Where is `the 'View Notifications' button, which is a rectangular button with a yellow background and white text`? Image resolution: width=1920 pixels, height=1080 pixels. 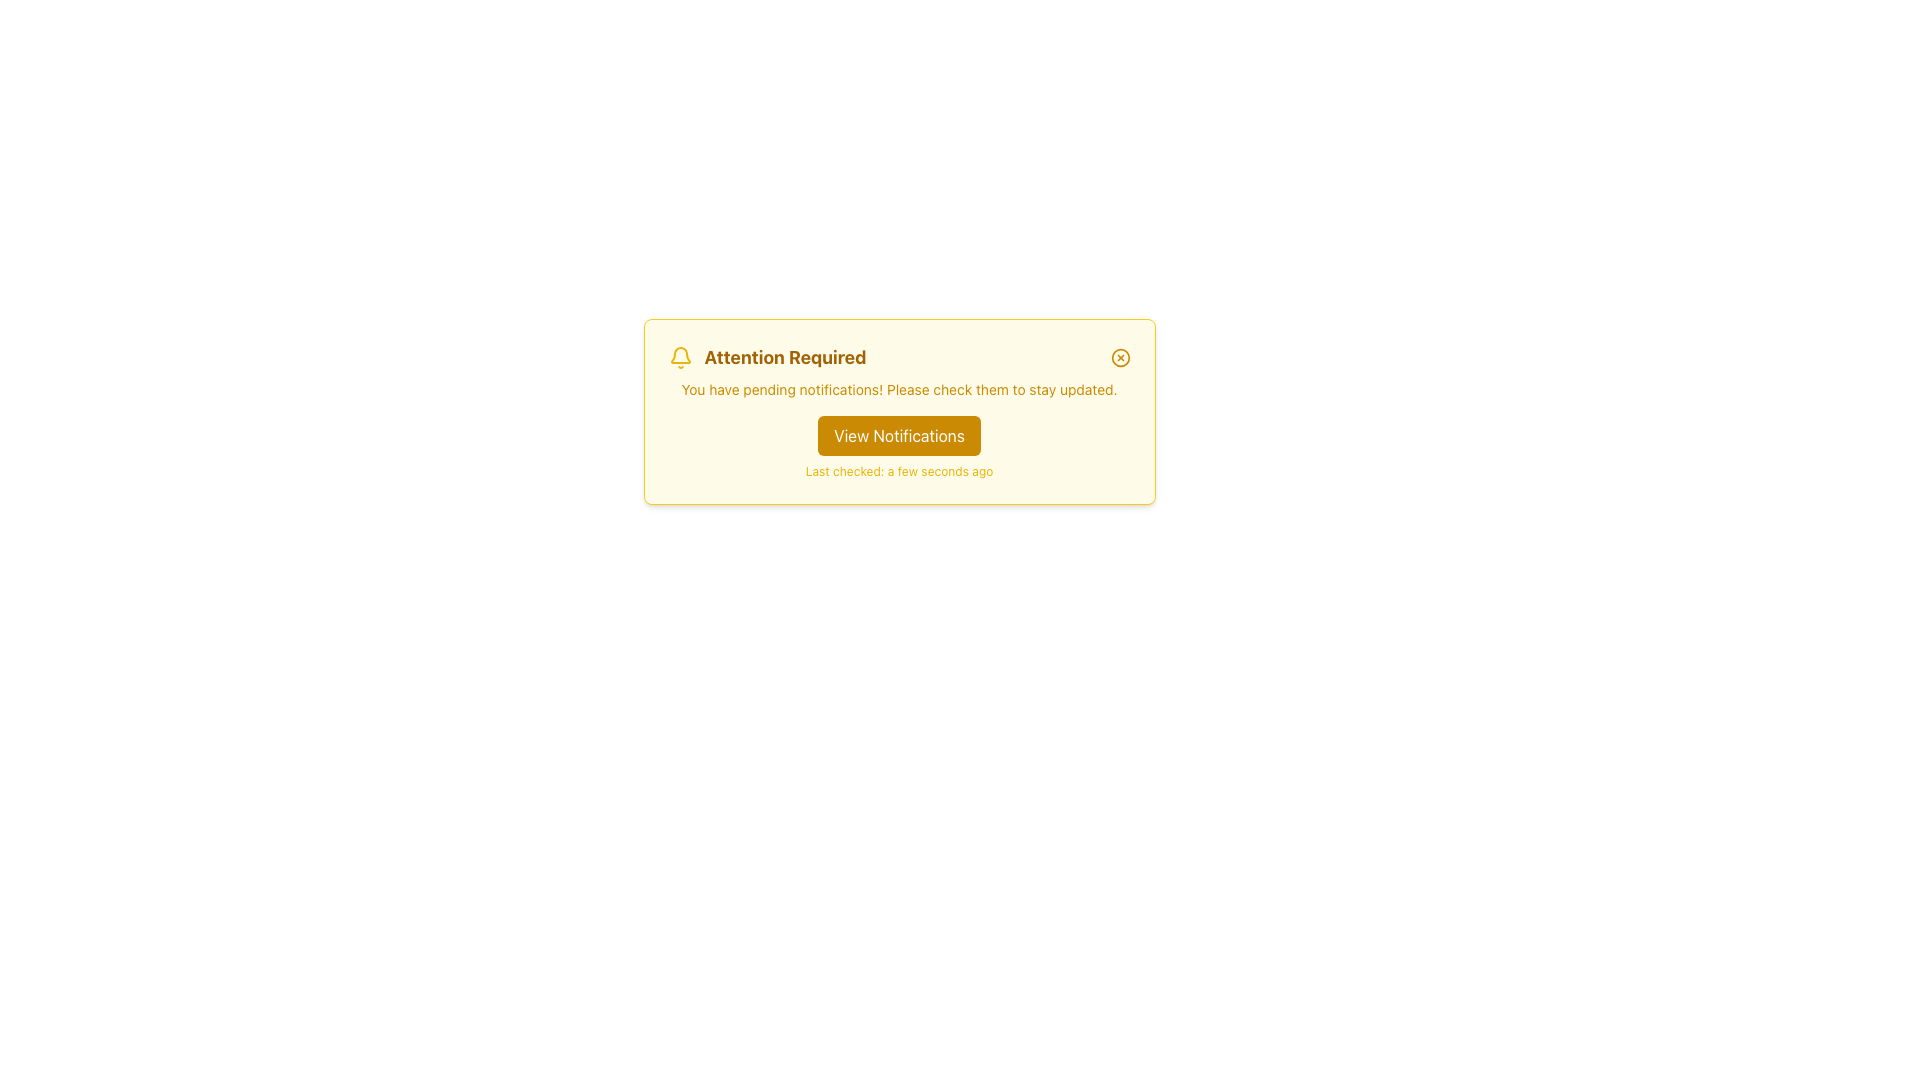
the 'View Notifications' button, which is a rectangular button with a yellow background and white text is located at coordinates (898, 434).